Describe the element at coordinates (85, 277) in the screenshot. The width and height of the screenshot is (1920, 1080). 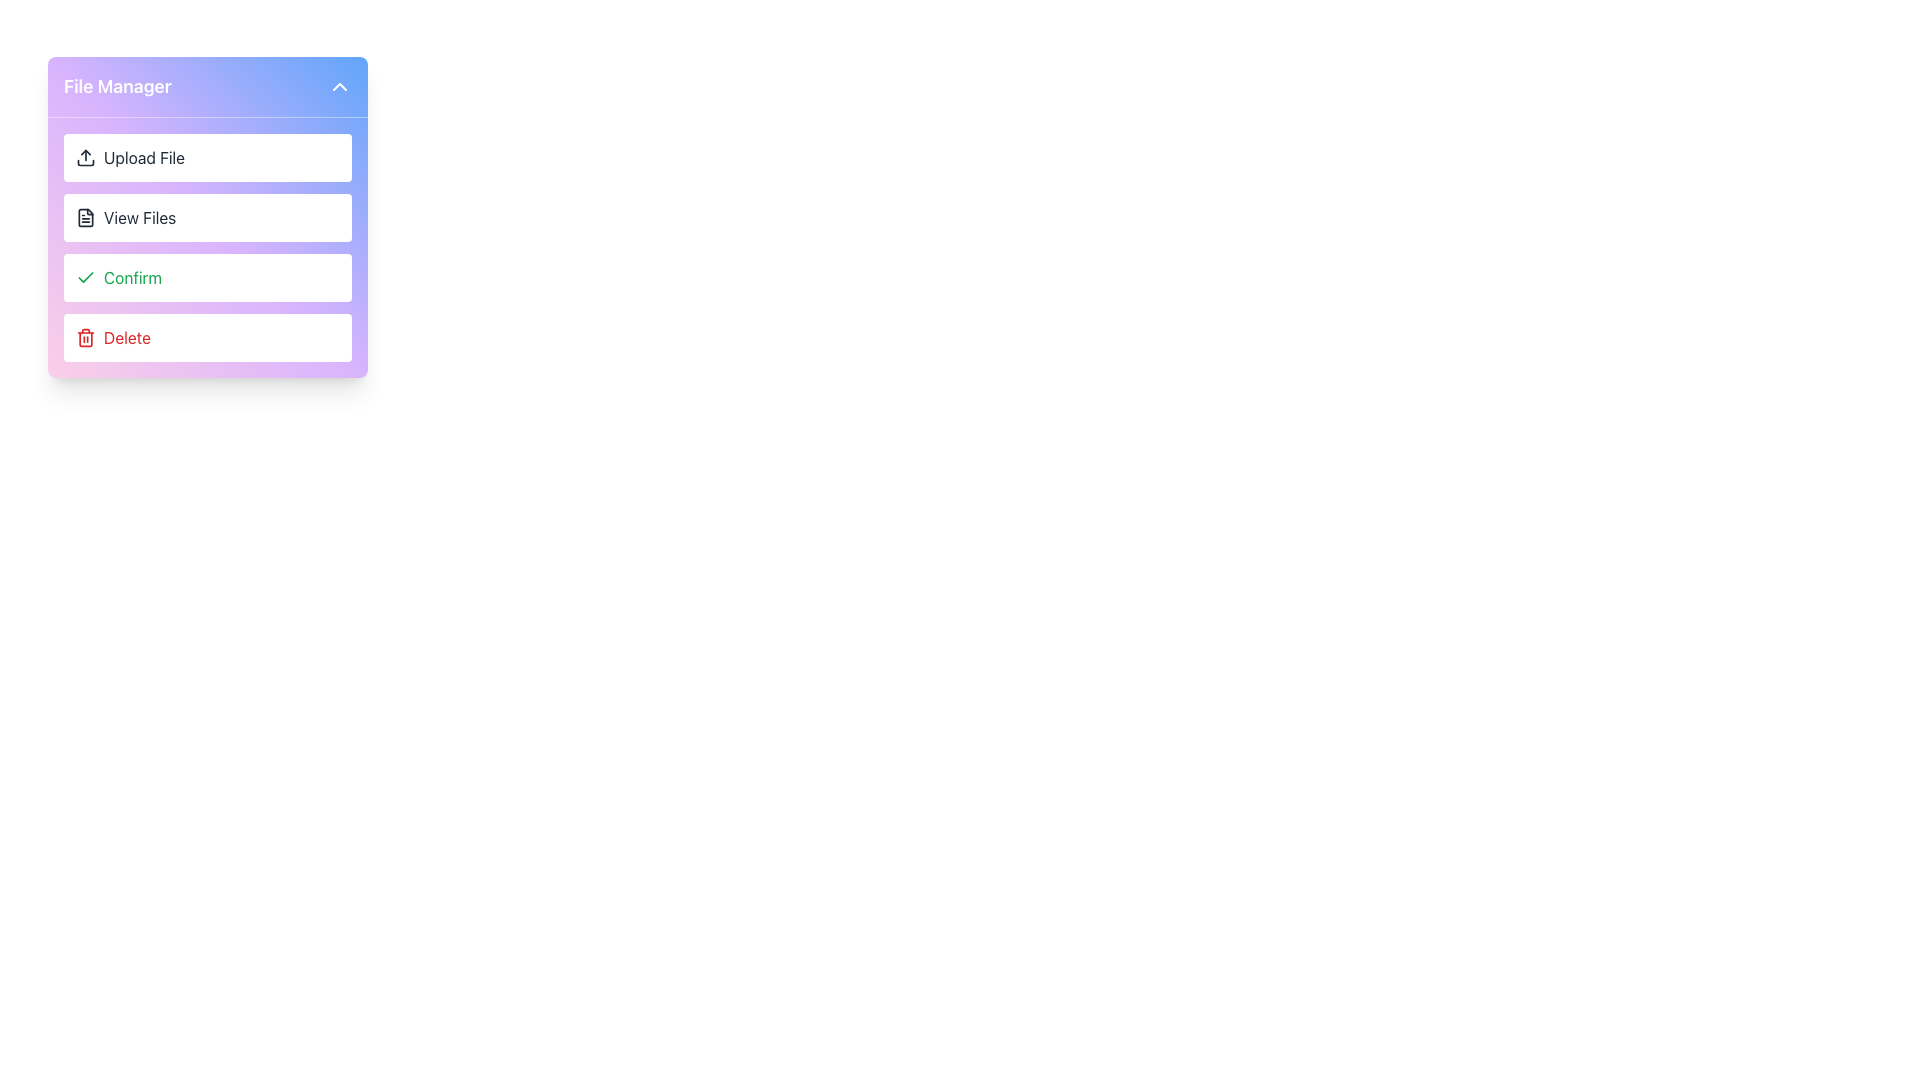
I see `the green checkmark icon adjacent to the 'Confirm' label in the 'File Manager' section` at that location.